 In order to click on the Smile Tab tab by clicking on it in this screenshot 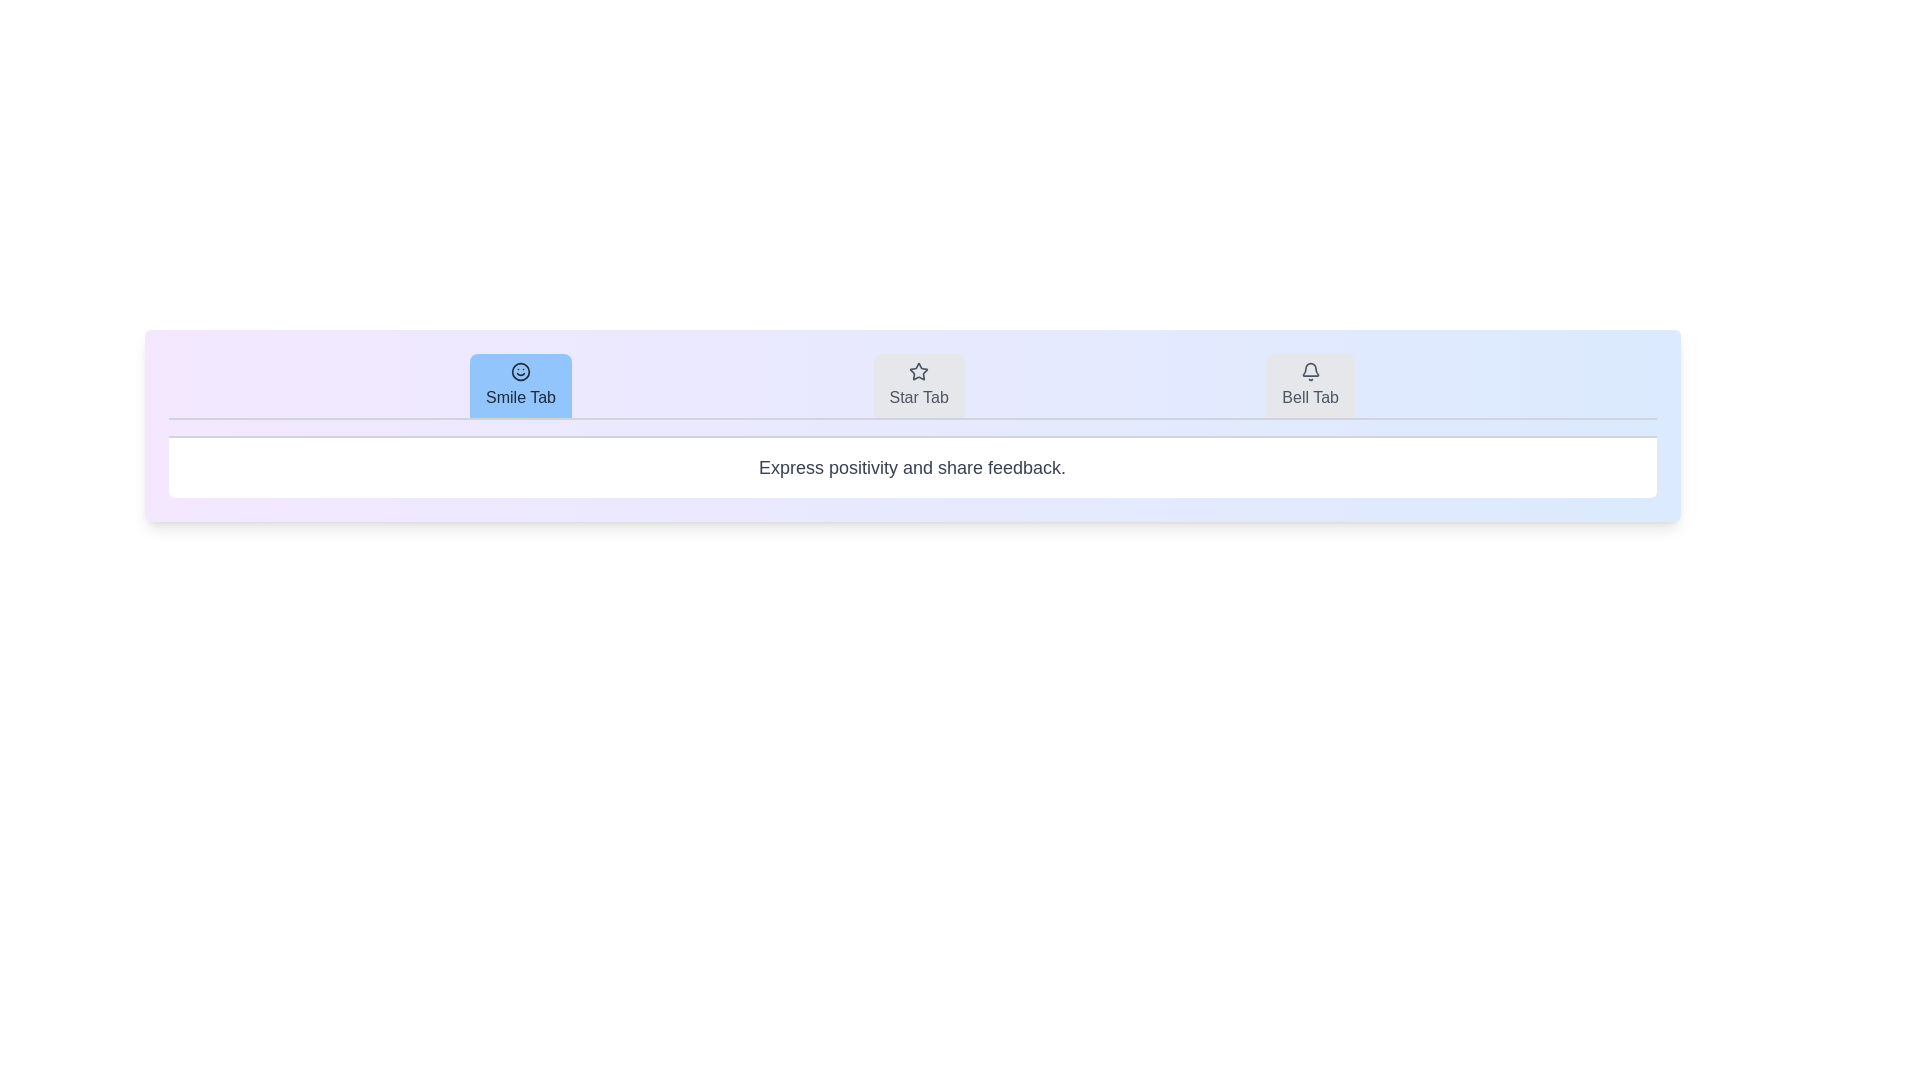, I will do `click(521, 385)`.